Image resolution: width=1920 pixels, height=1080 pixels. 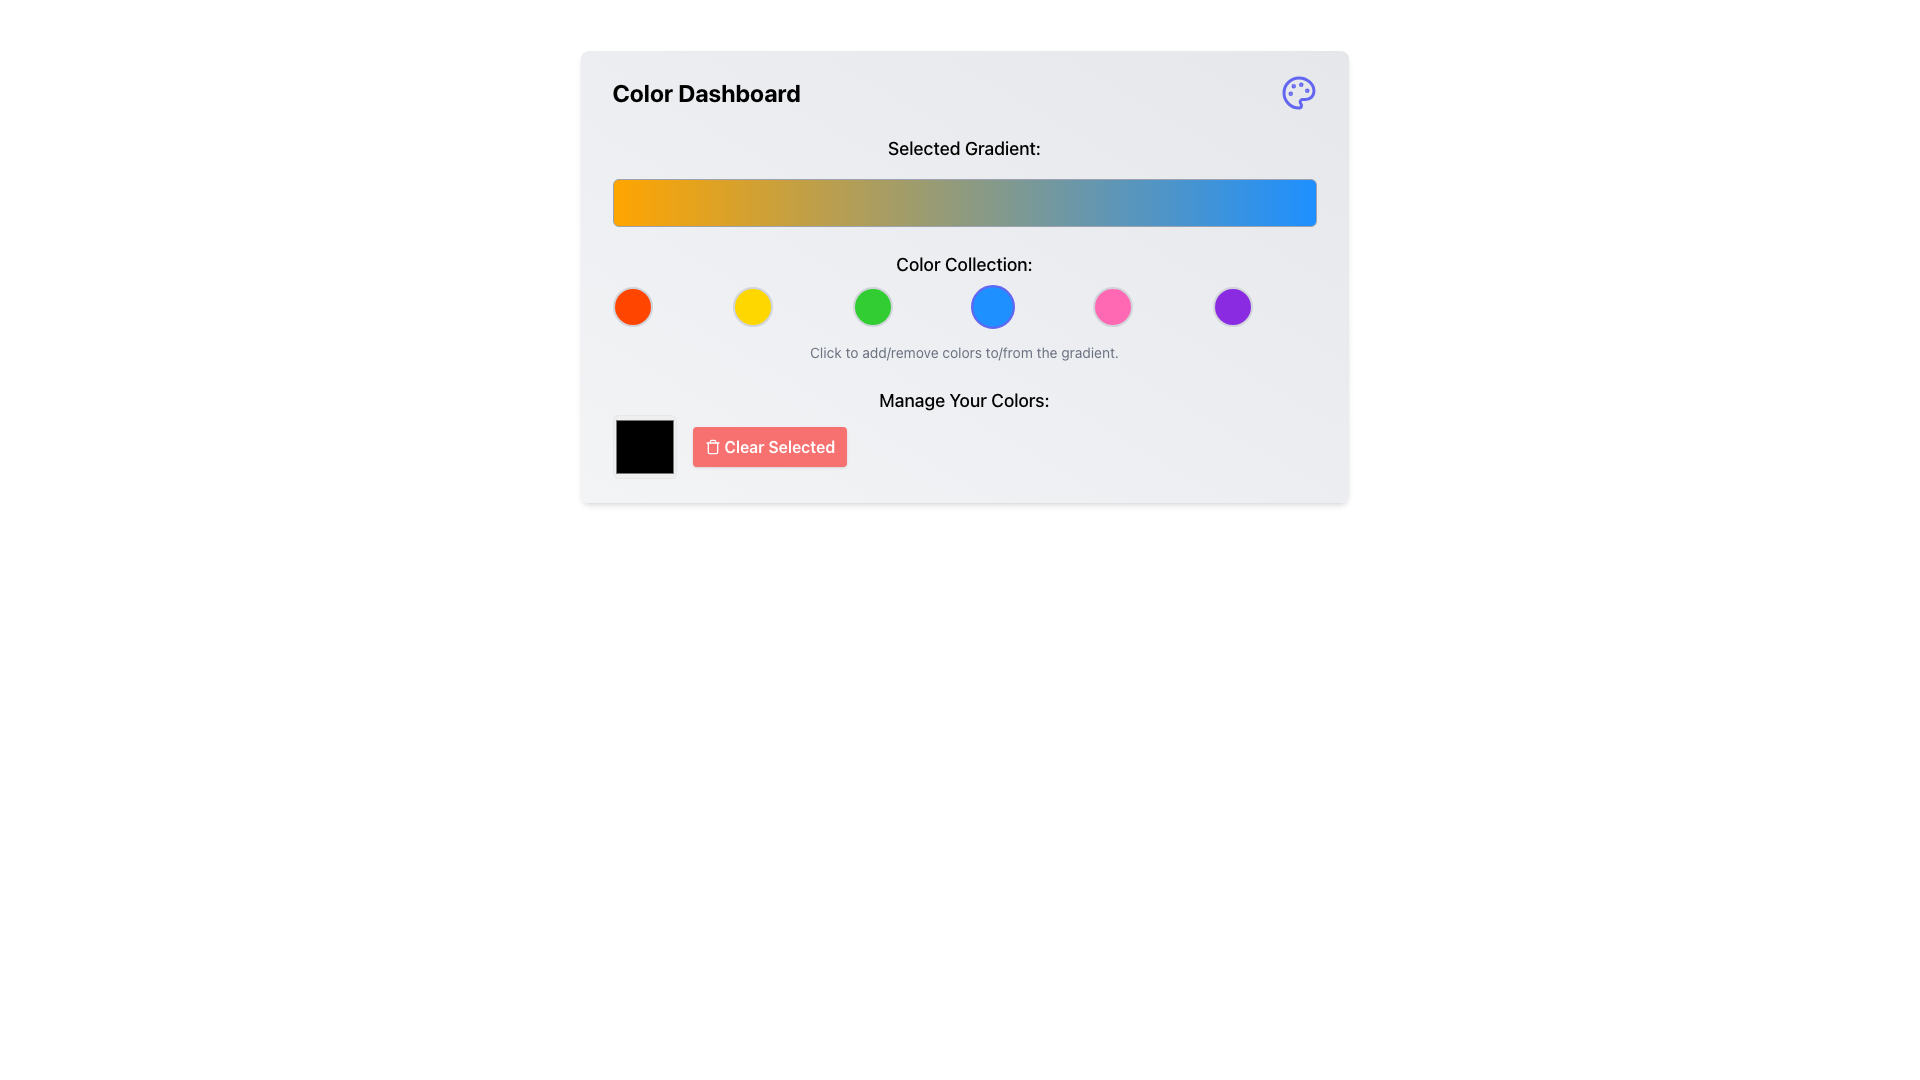 What do you see at coordinates (1298, 92) in the screenshot?
I see `the palette icon located at the top-right corner of the interface` at bounding box center [1298, 92].